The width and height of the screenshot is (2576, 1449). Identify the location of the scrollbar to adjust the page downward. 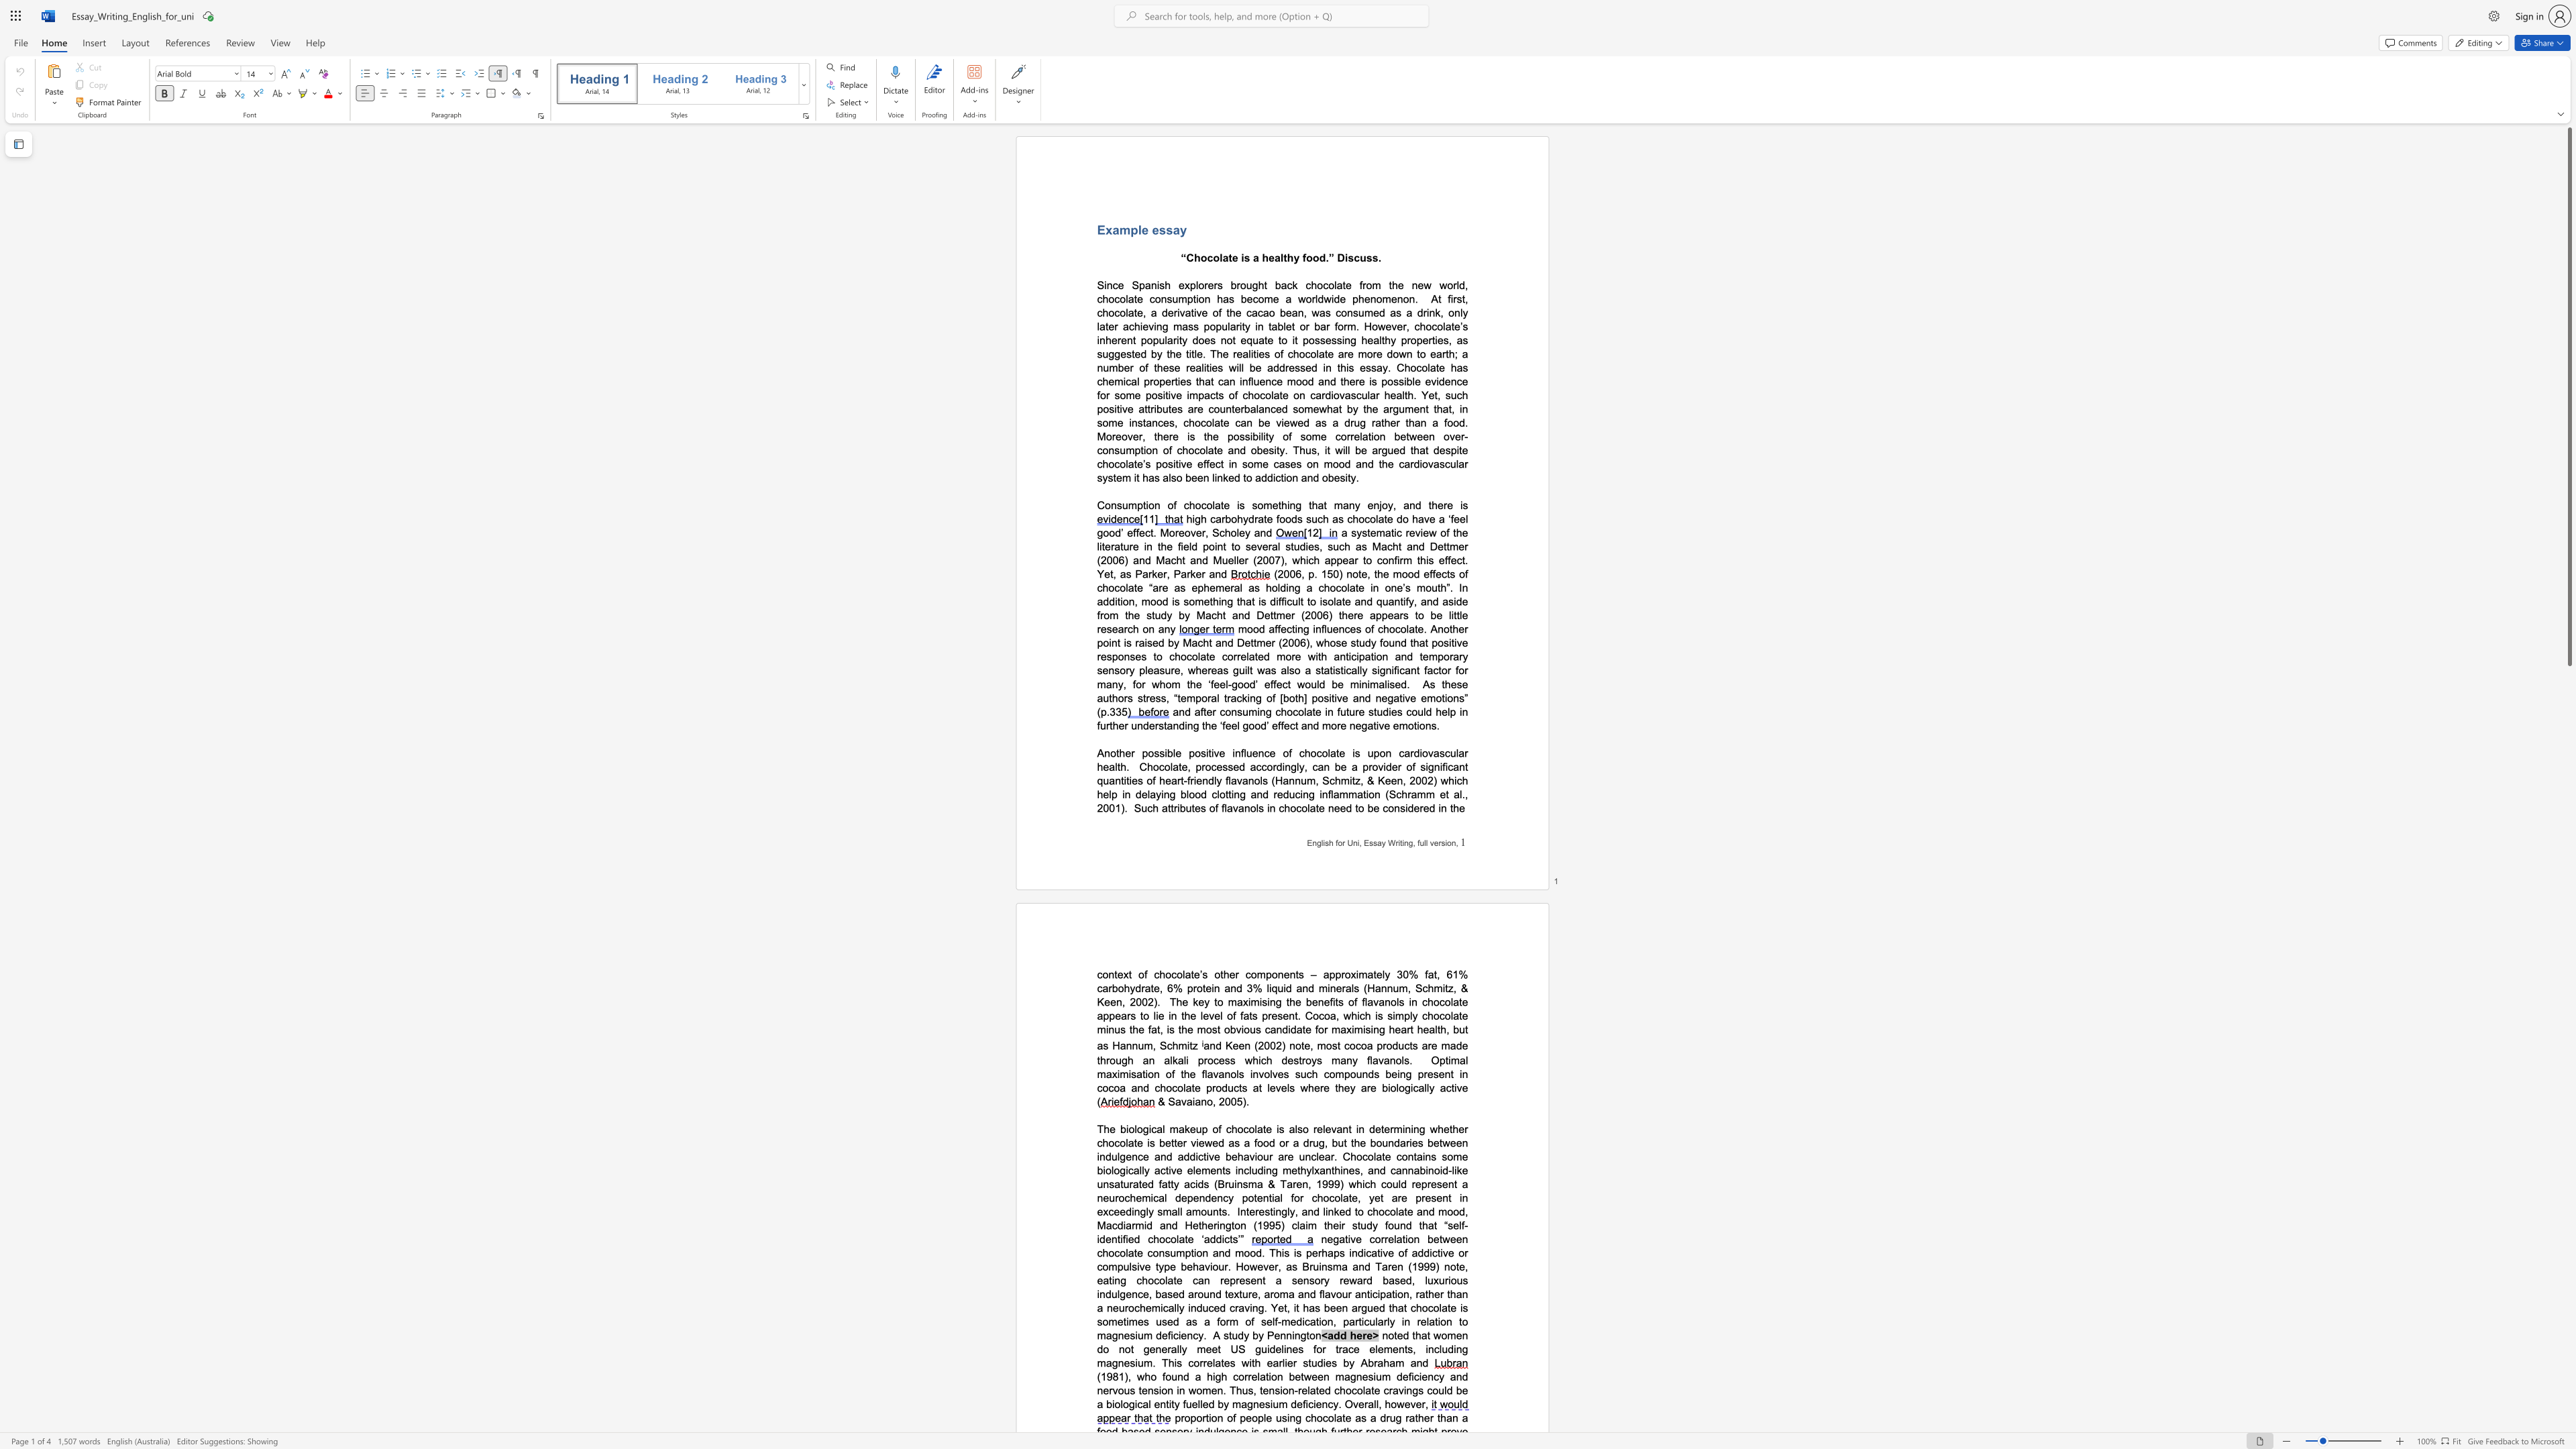
(2568, 1193).